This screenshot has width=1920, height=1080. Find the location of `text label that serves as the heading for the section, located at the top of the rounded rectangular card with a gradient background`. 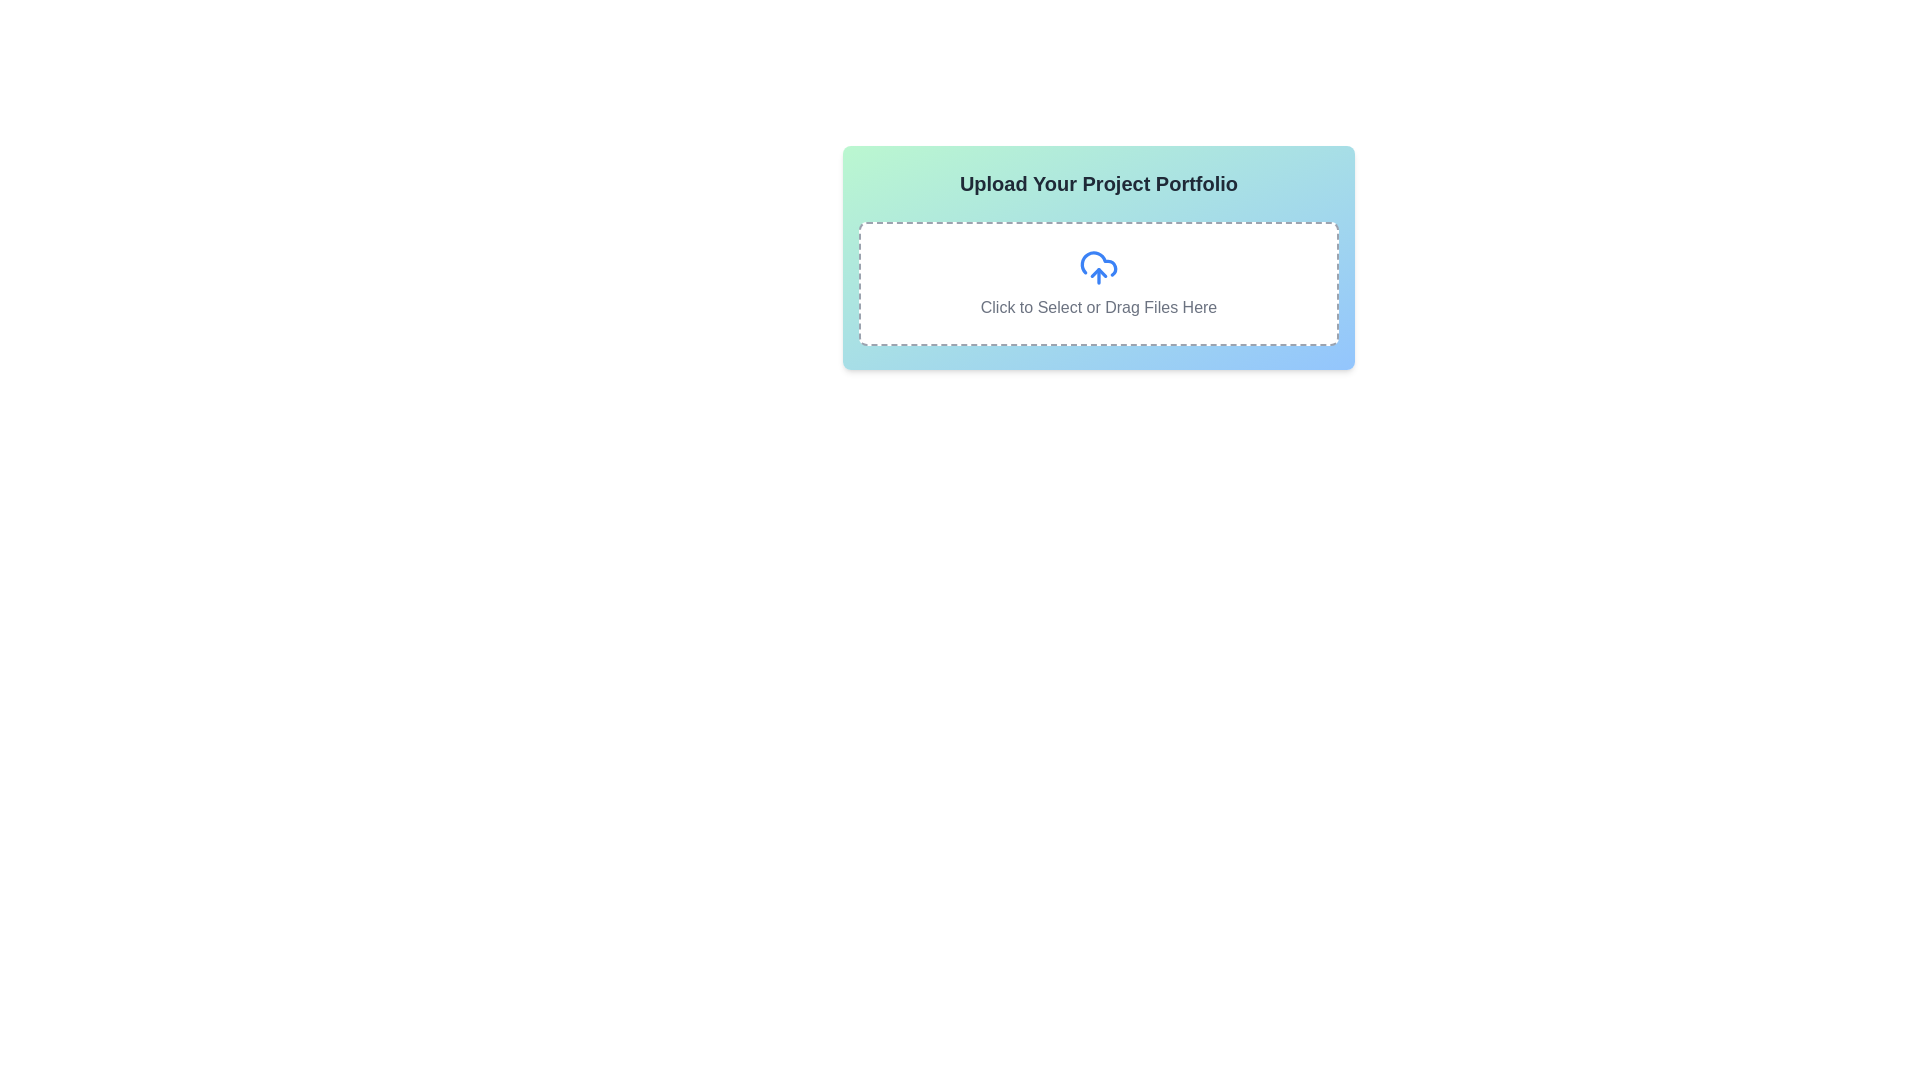

text label that serves as the heading for the section, located at the top of the rounded rectangular card with a gradient background is located at coordinates (1098, 184).